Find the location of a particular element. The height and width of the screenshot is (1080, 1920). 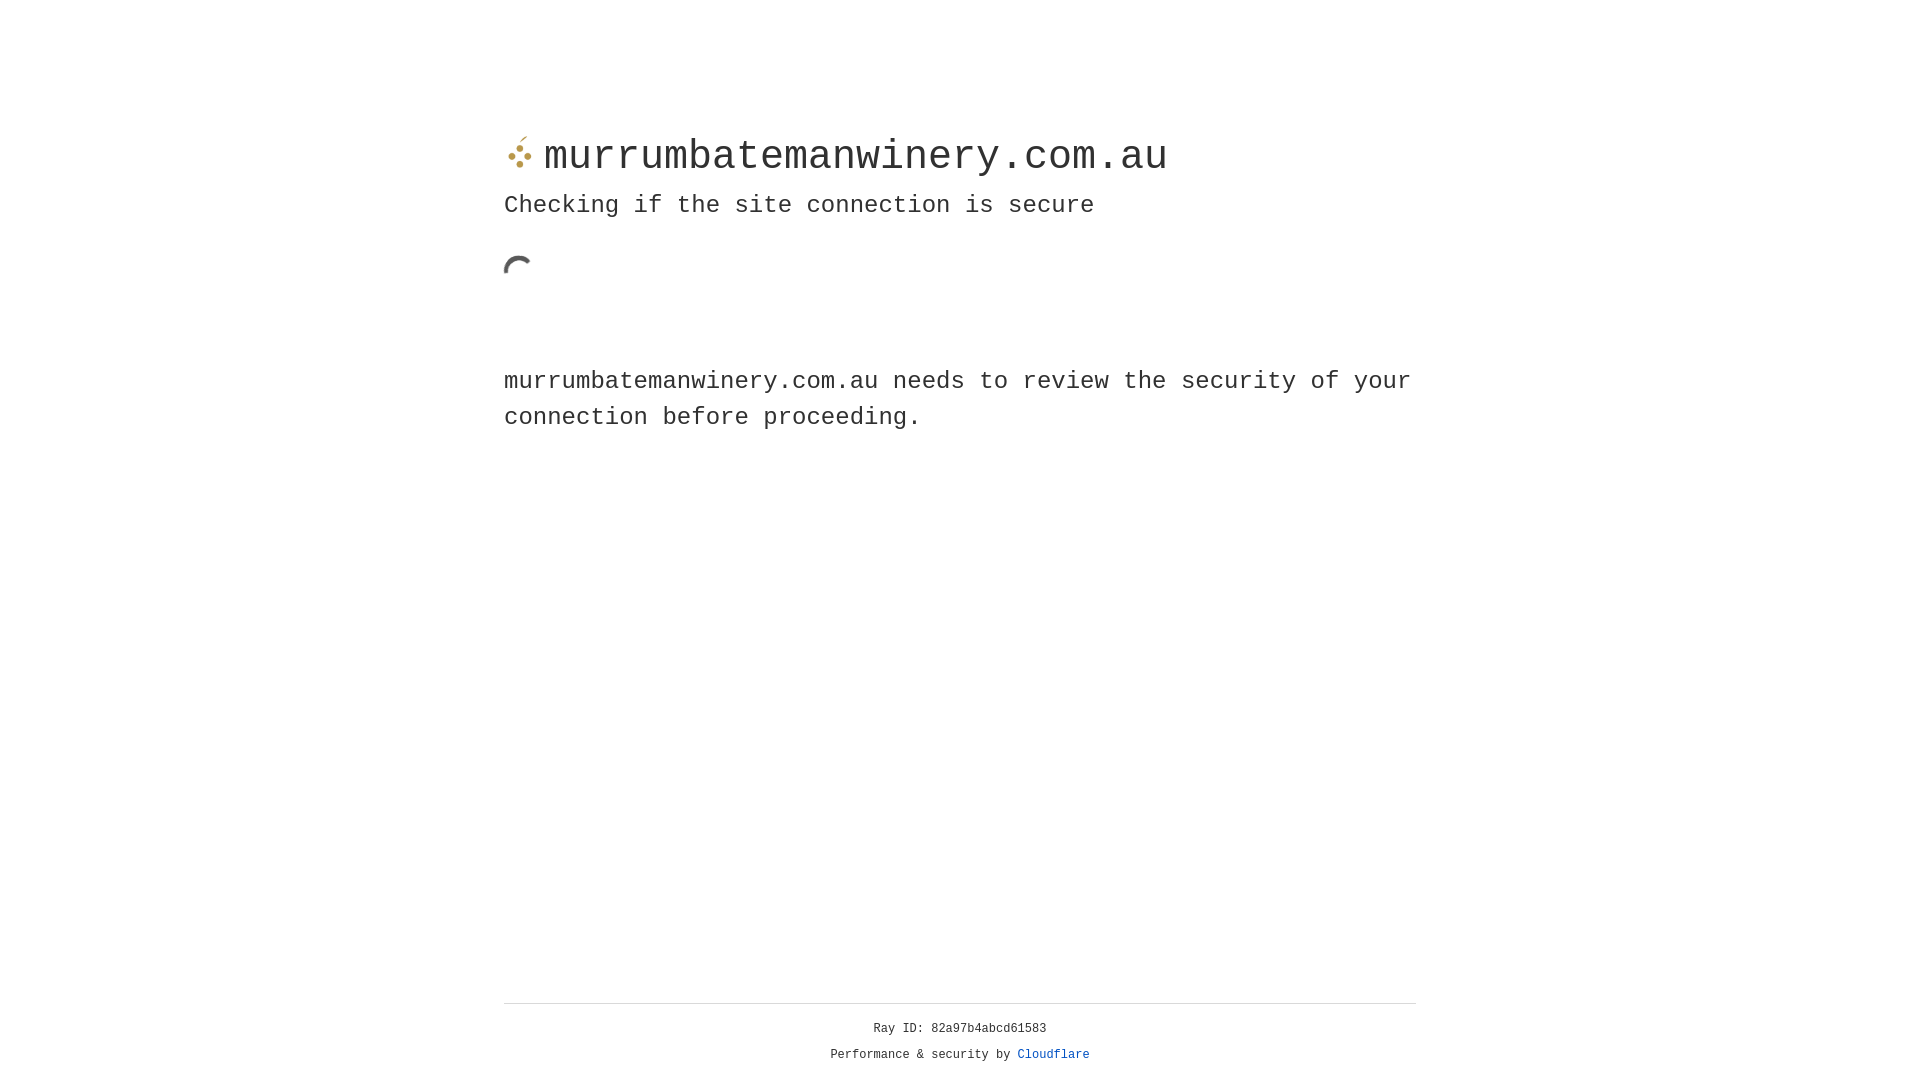

'Cloudflare' is located at coordinates (1017, 1054).